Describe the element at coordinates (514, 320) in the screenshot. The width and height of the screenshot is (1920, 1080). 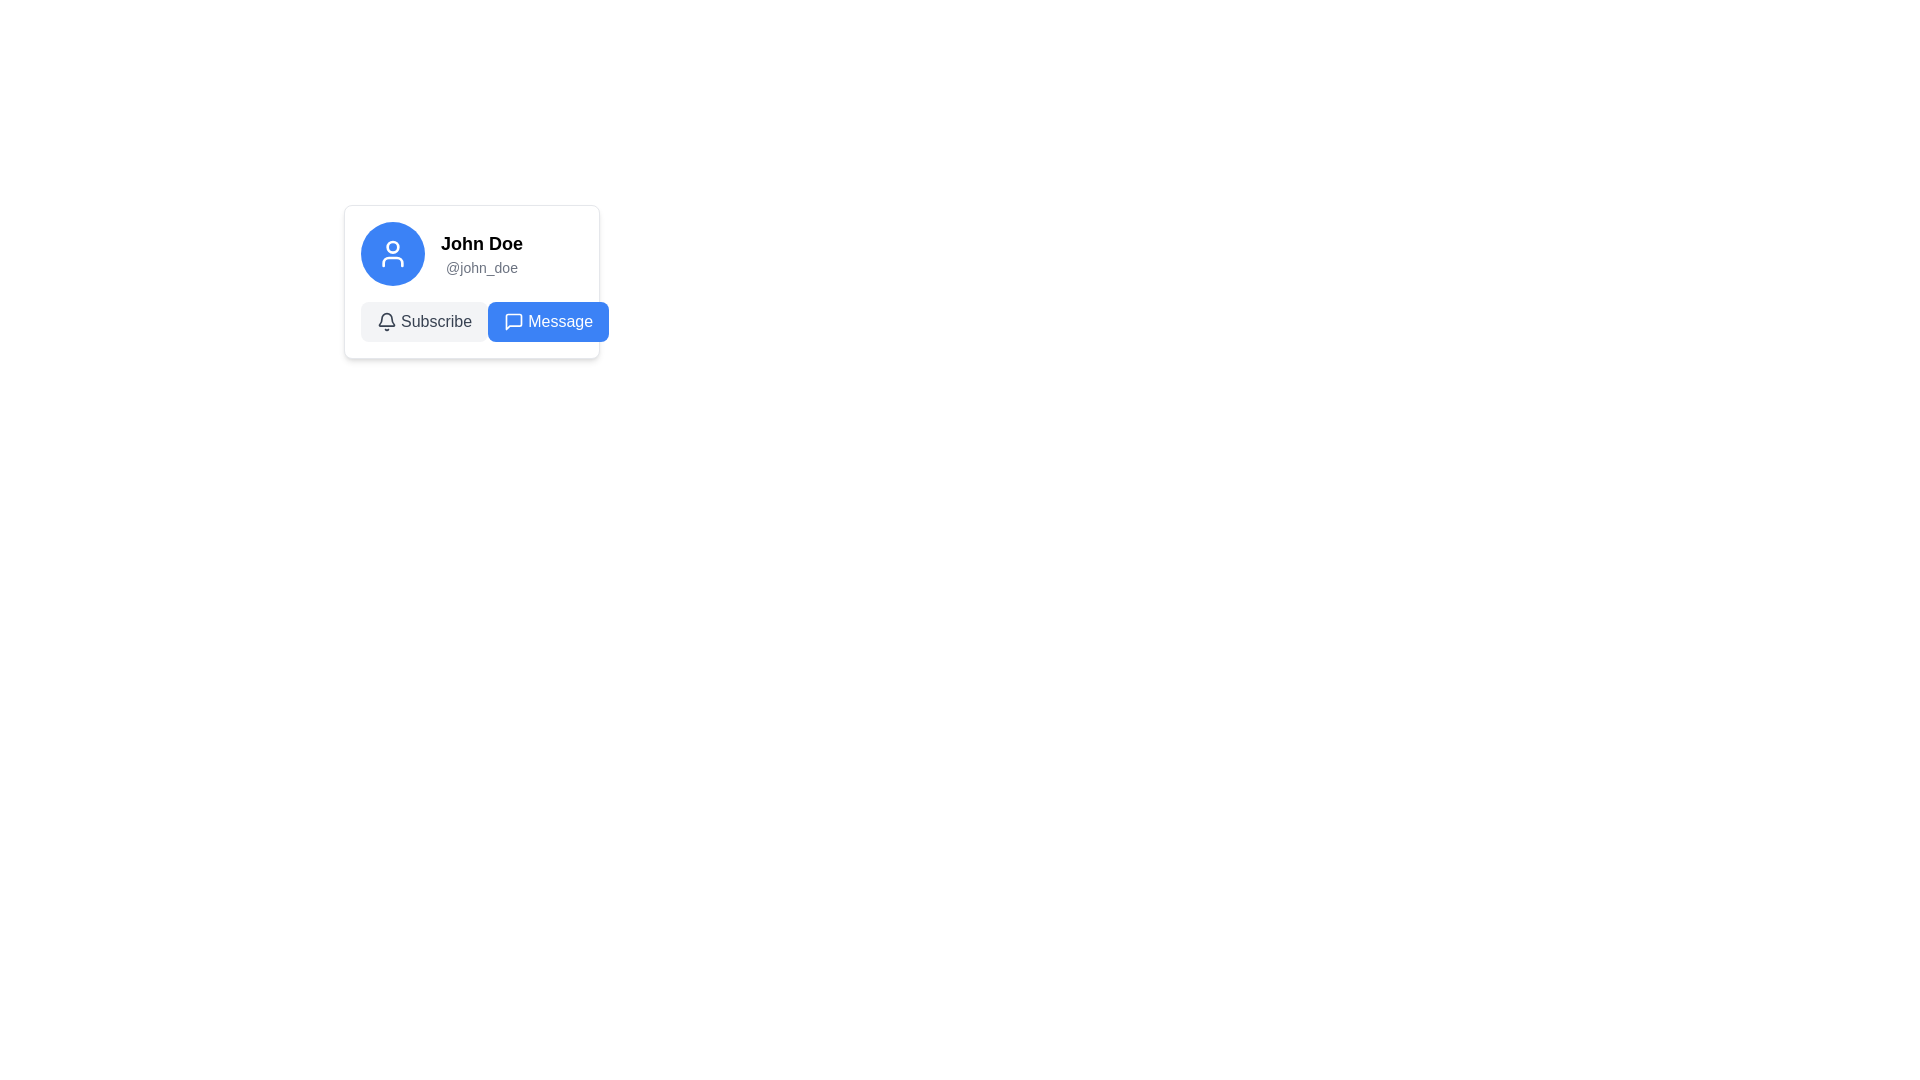
I see `the stylized speech bubble icon located slightly to the right of the center within the blue 'Message' button` at that location.